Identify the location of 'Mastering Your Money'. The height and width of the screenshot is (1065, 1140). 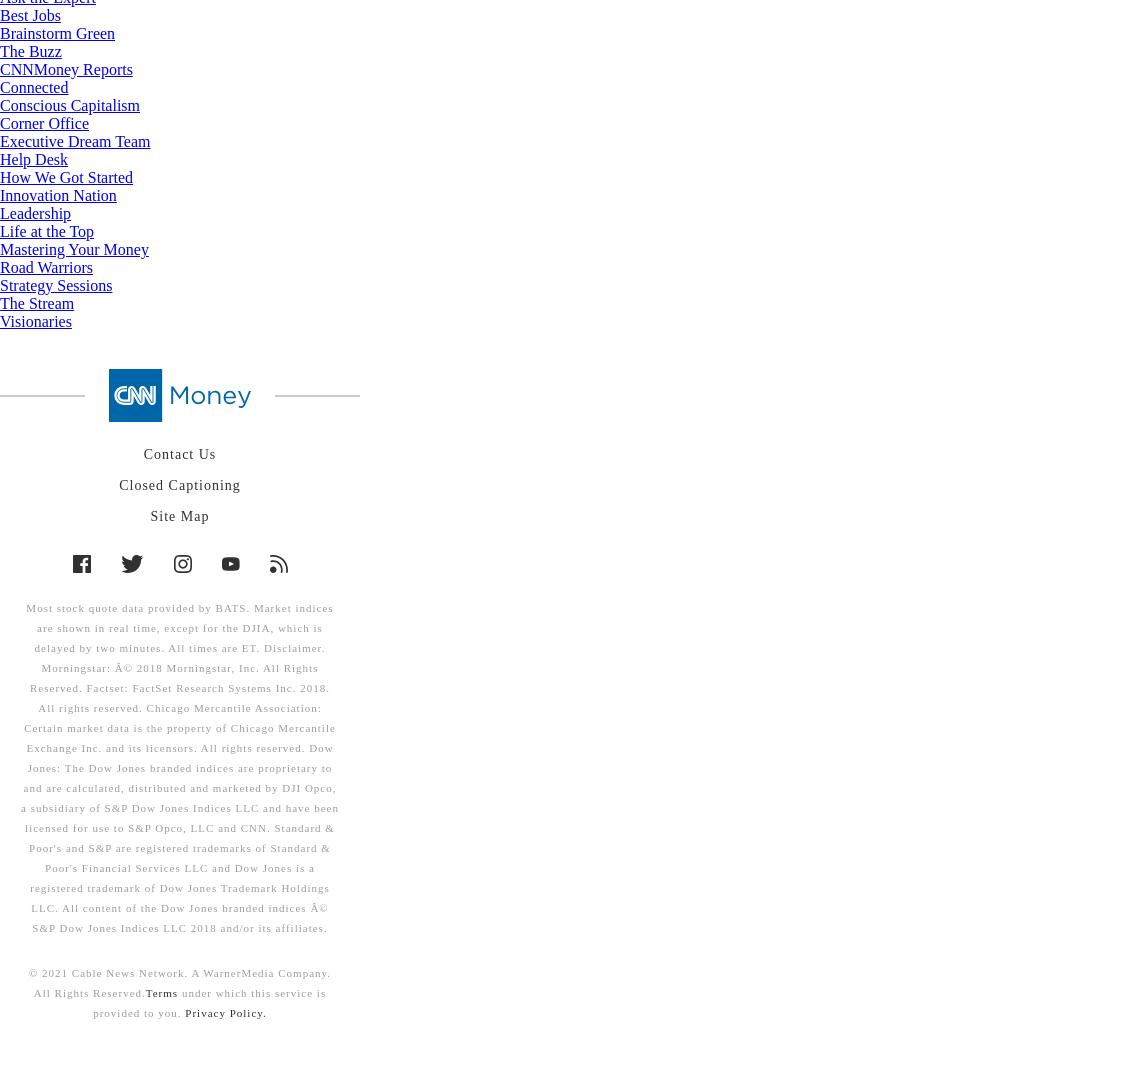
(72, 248).